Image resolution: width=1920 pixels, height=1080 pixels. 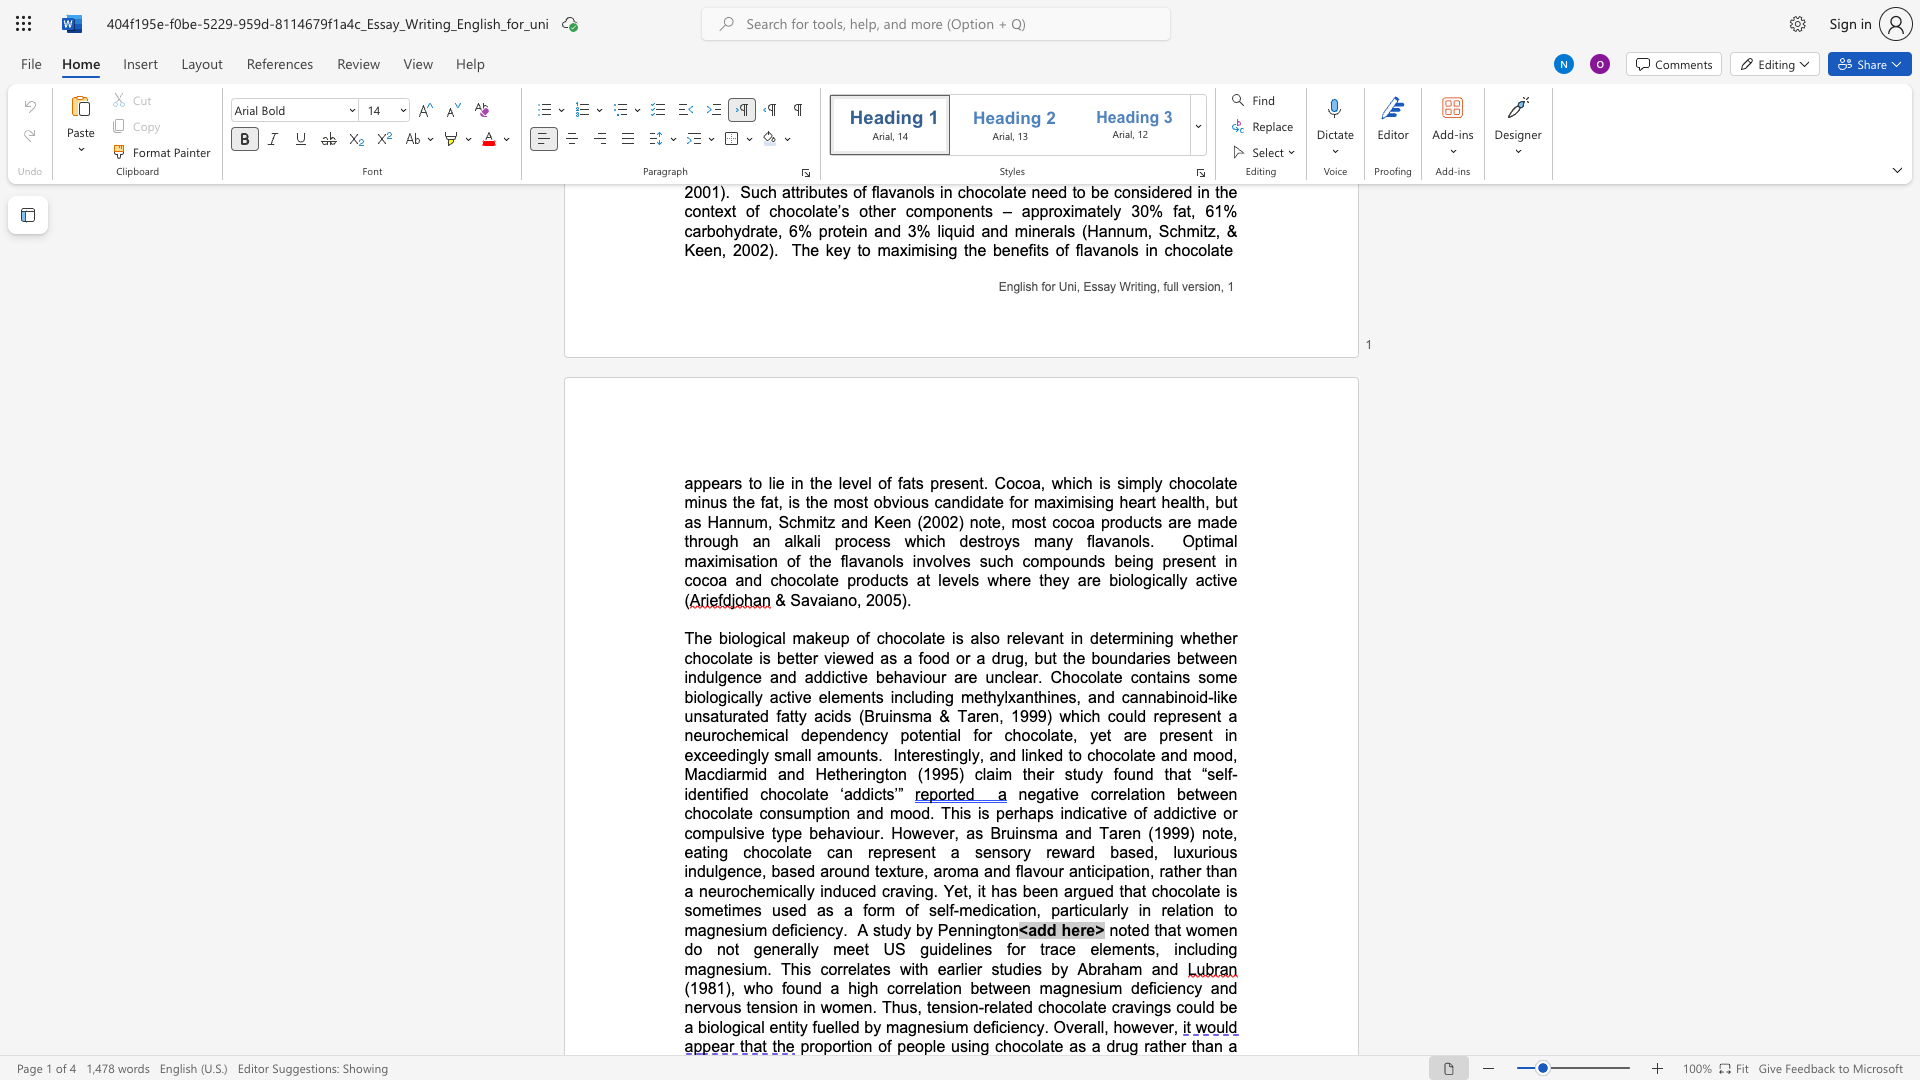 I want to click on the subset text "e is also relevant i" within the text "The biological makeup of chocolate is also relevant in", so click(x=935, y=638).